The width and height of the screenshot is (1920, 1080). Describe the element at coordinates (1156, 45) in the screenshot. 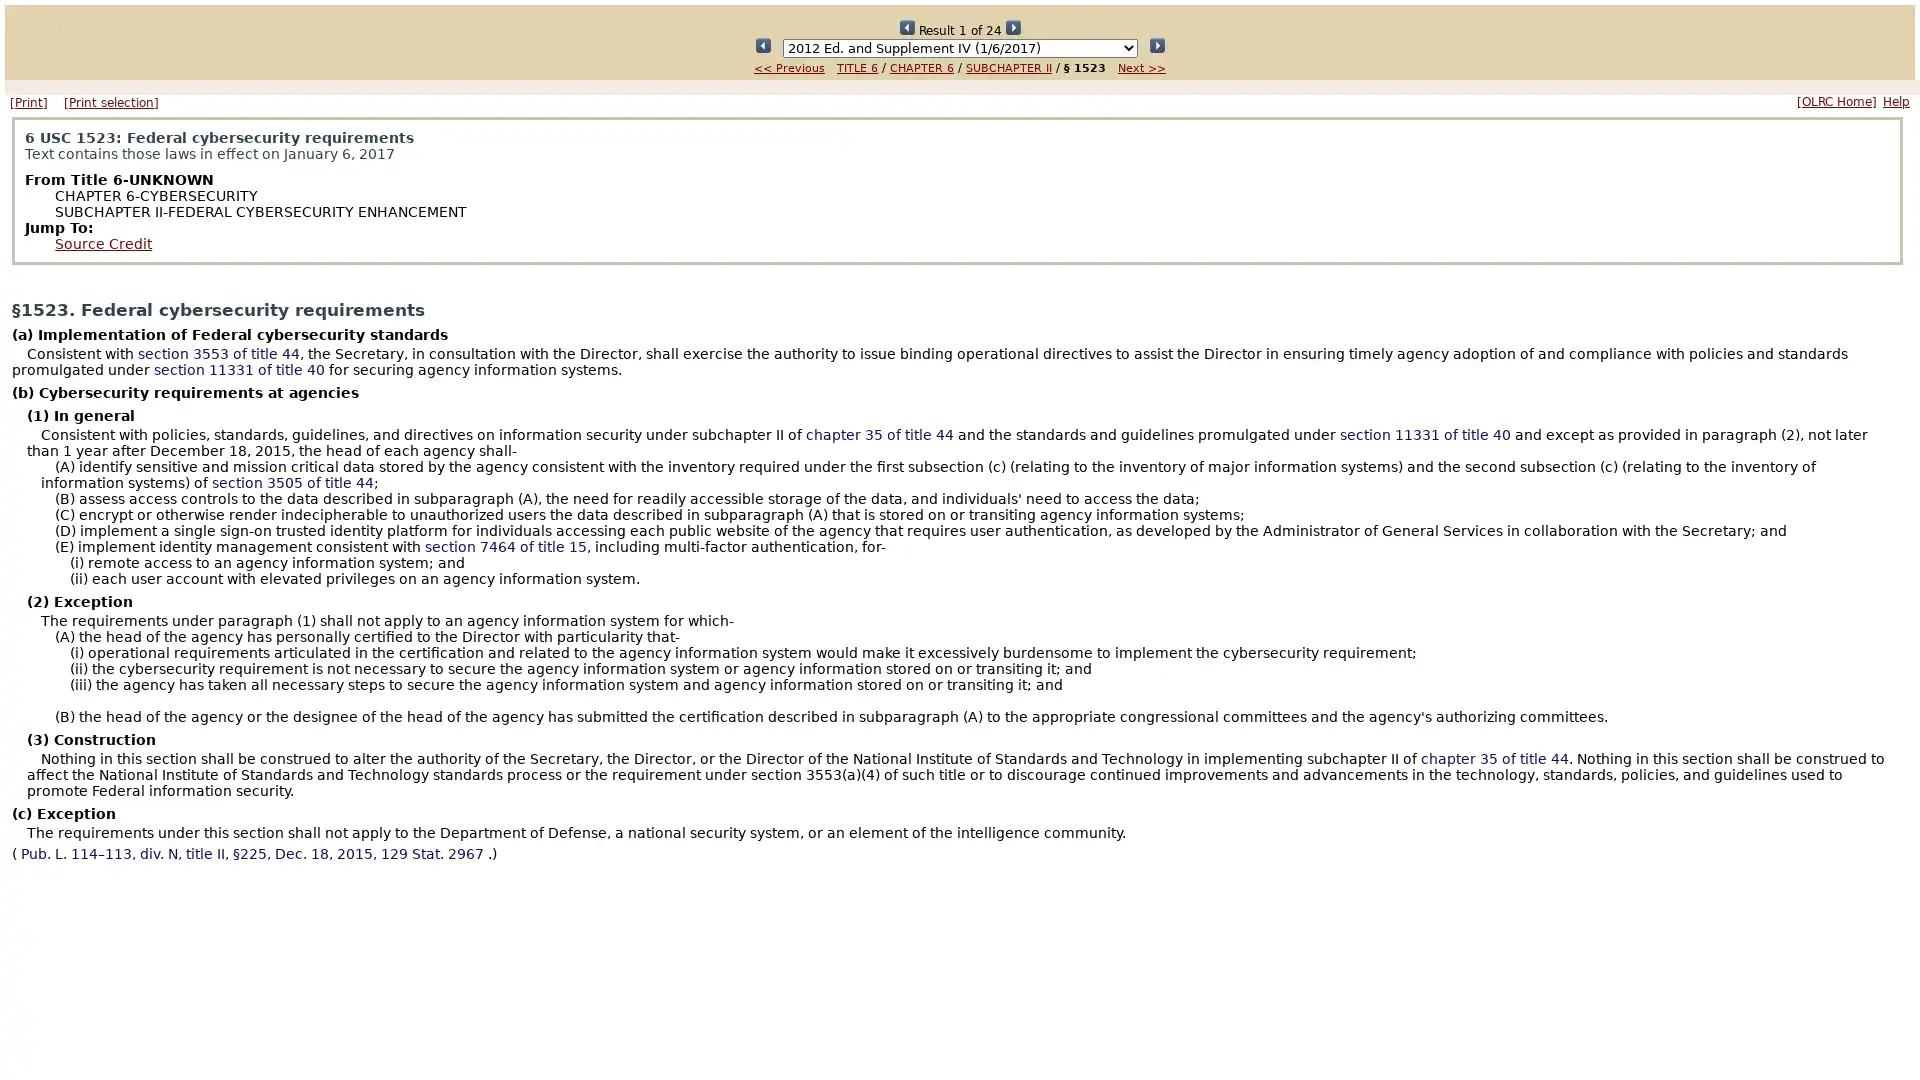

I see `Submit` at that location.